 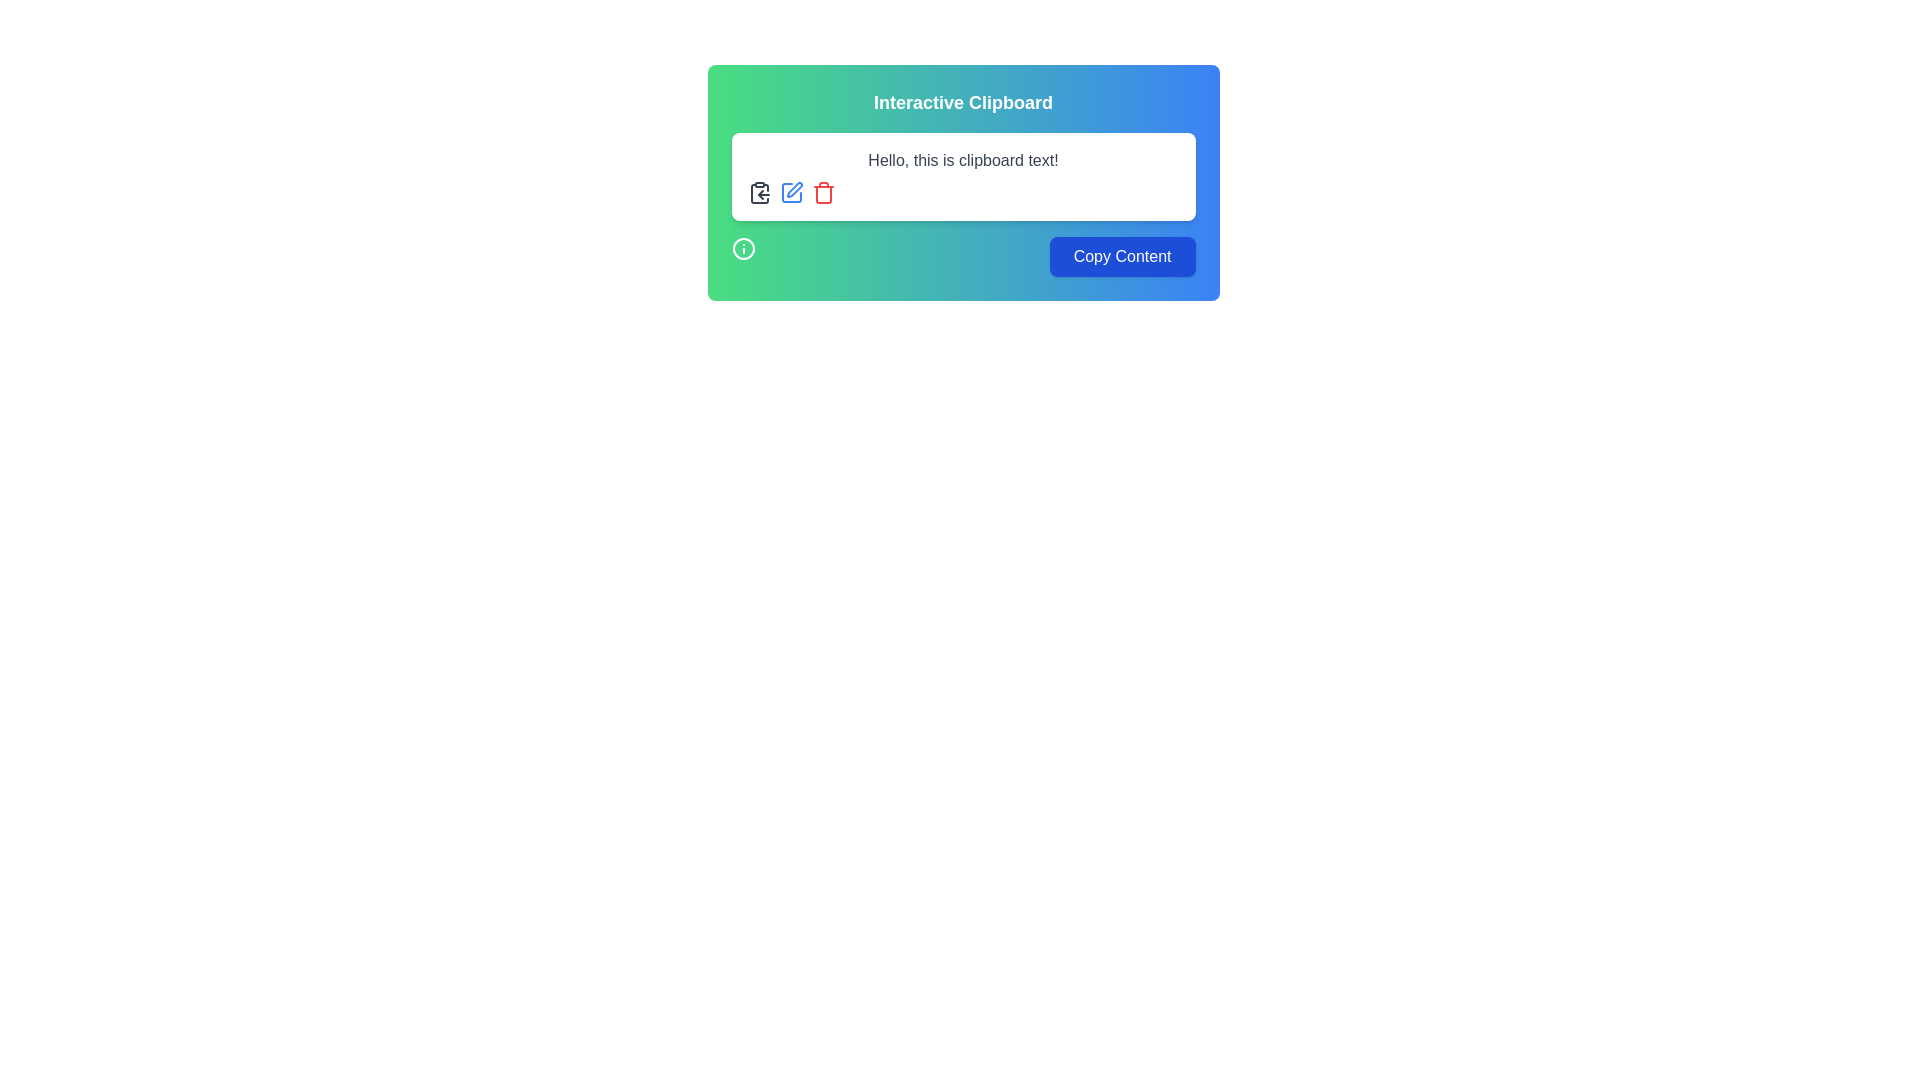 What do you see at coordinates (790, 192) in the screenshot?
I see `the second icon from the left in the horizontal group of three icons above the text 'Hello, this is clipboard text!' to initiate edit mode` at bounding box center [790, 192].